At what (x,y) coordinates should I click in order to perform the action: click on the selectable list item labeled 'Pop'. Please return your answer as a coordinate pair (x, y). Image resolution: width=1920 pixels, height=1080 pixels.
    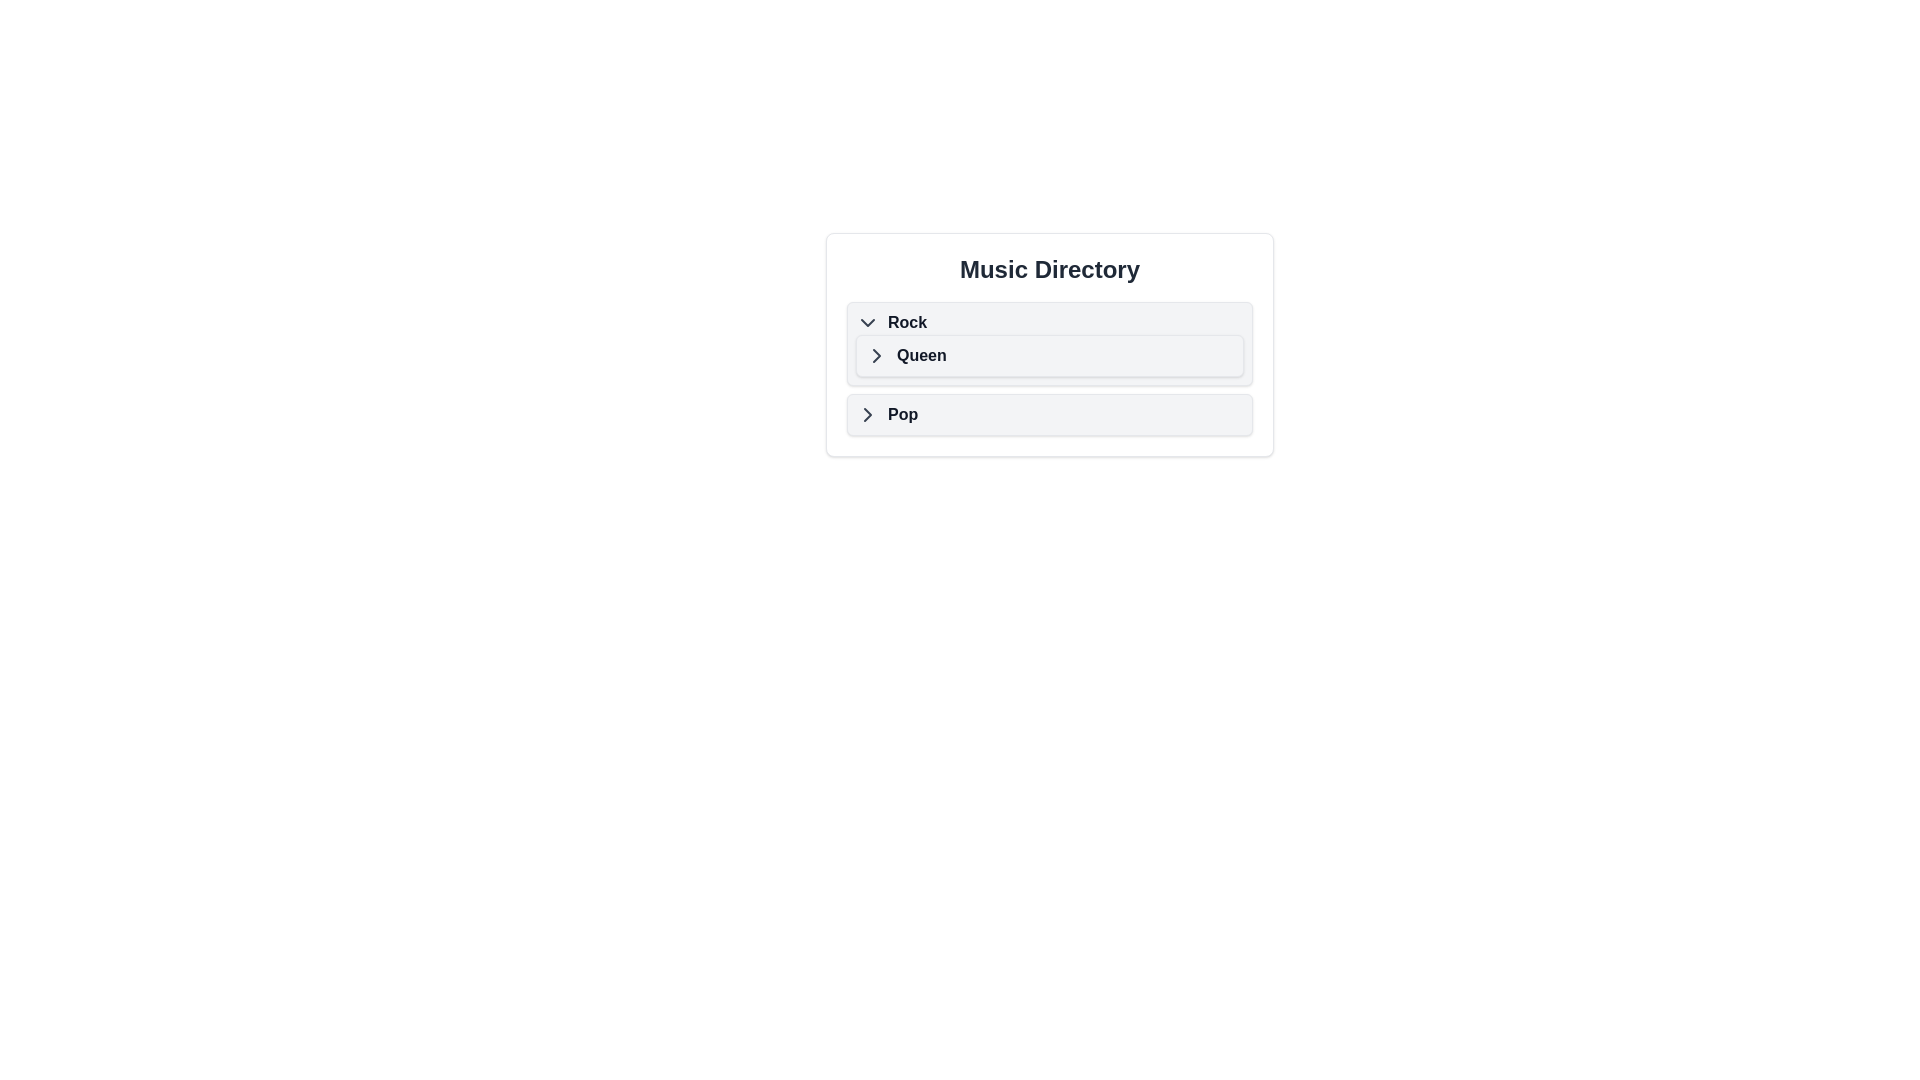
    Looking at the image, I should click on (1049, 414).